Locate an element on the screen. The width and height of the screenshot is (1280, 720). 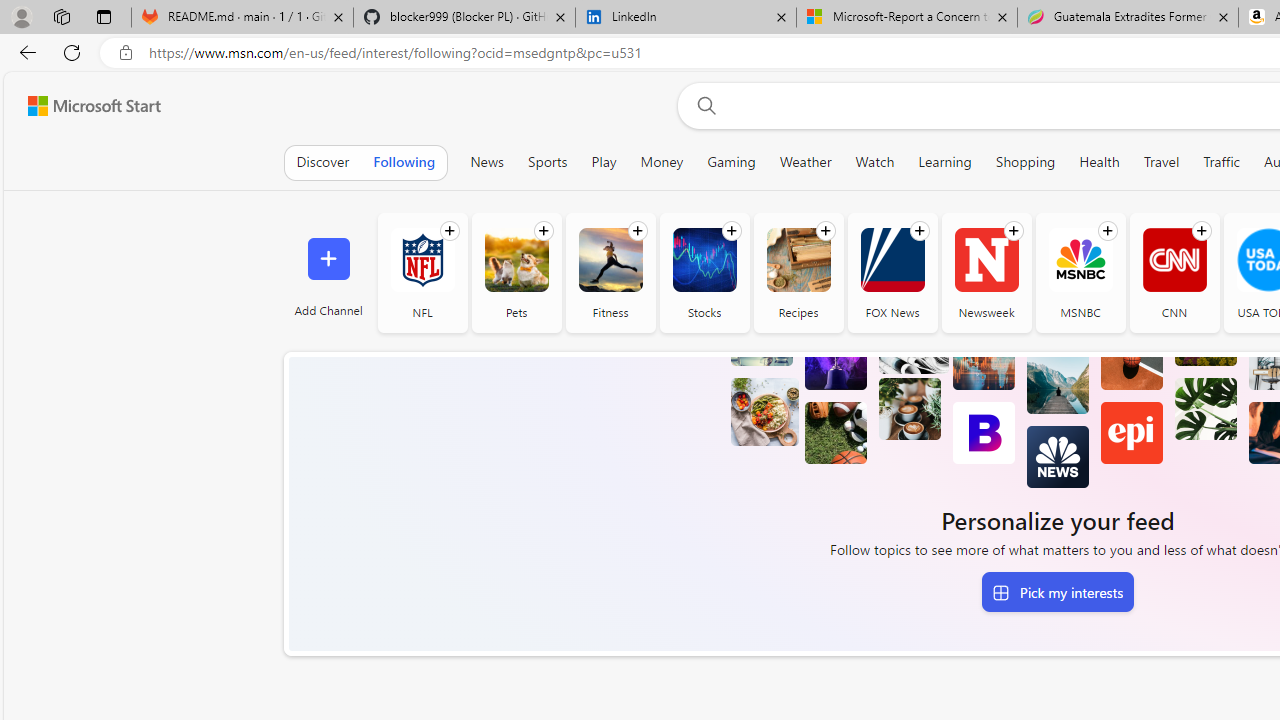
'Fitness' is located at coordinates (609, 259).